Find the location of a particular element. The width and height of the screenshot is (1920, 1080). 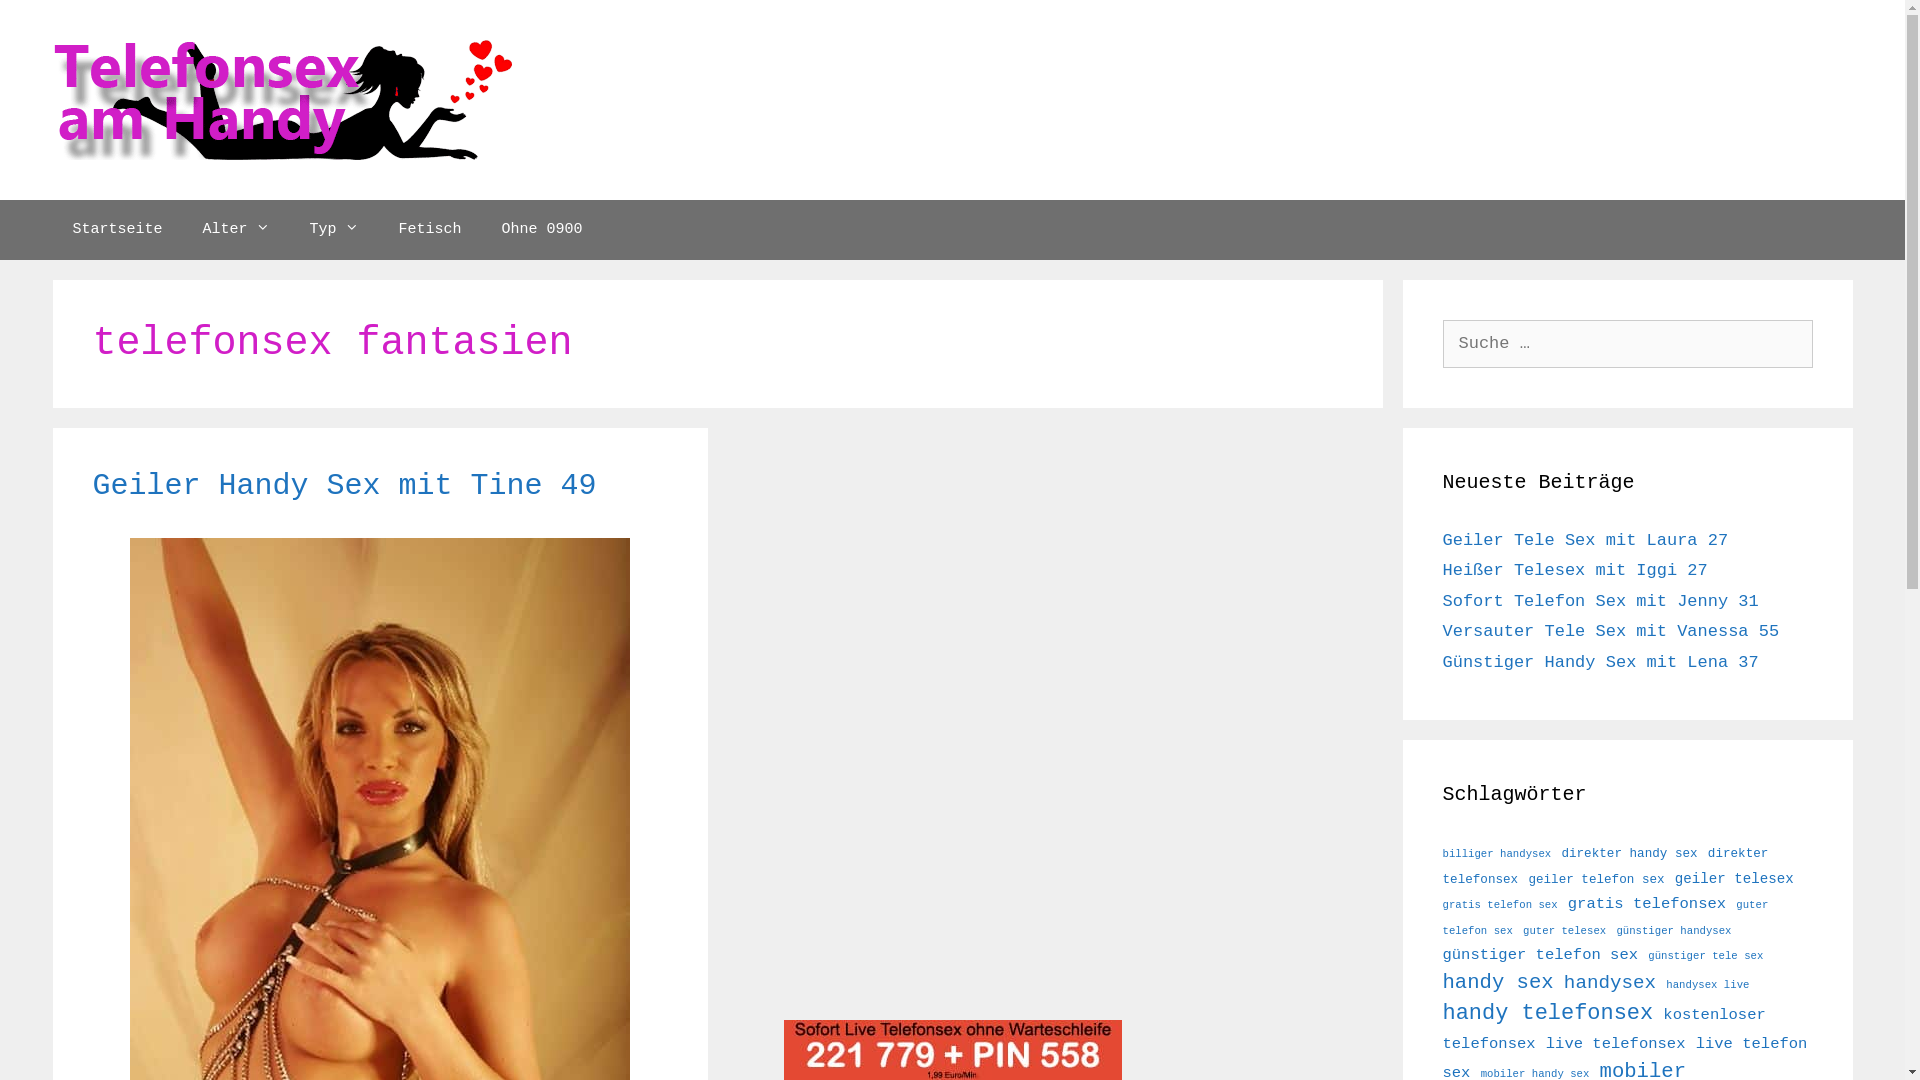

'Alter' is located at coordinates (236, 229).